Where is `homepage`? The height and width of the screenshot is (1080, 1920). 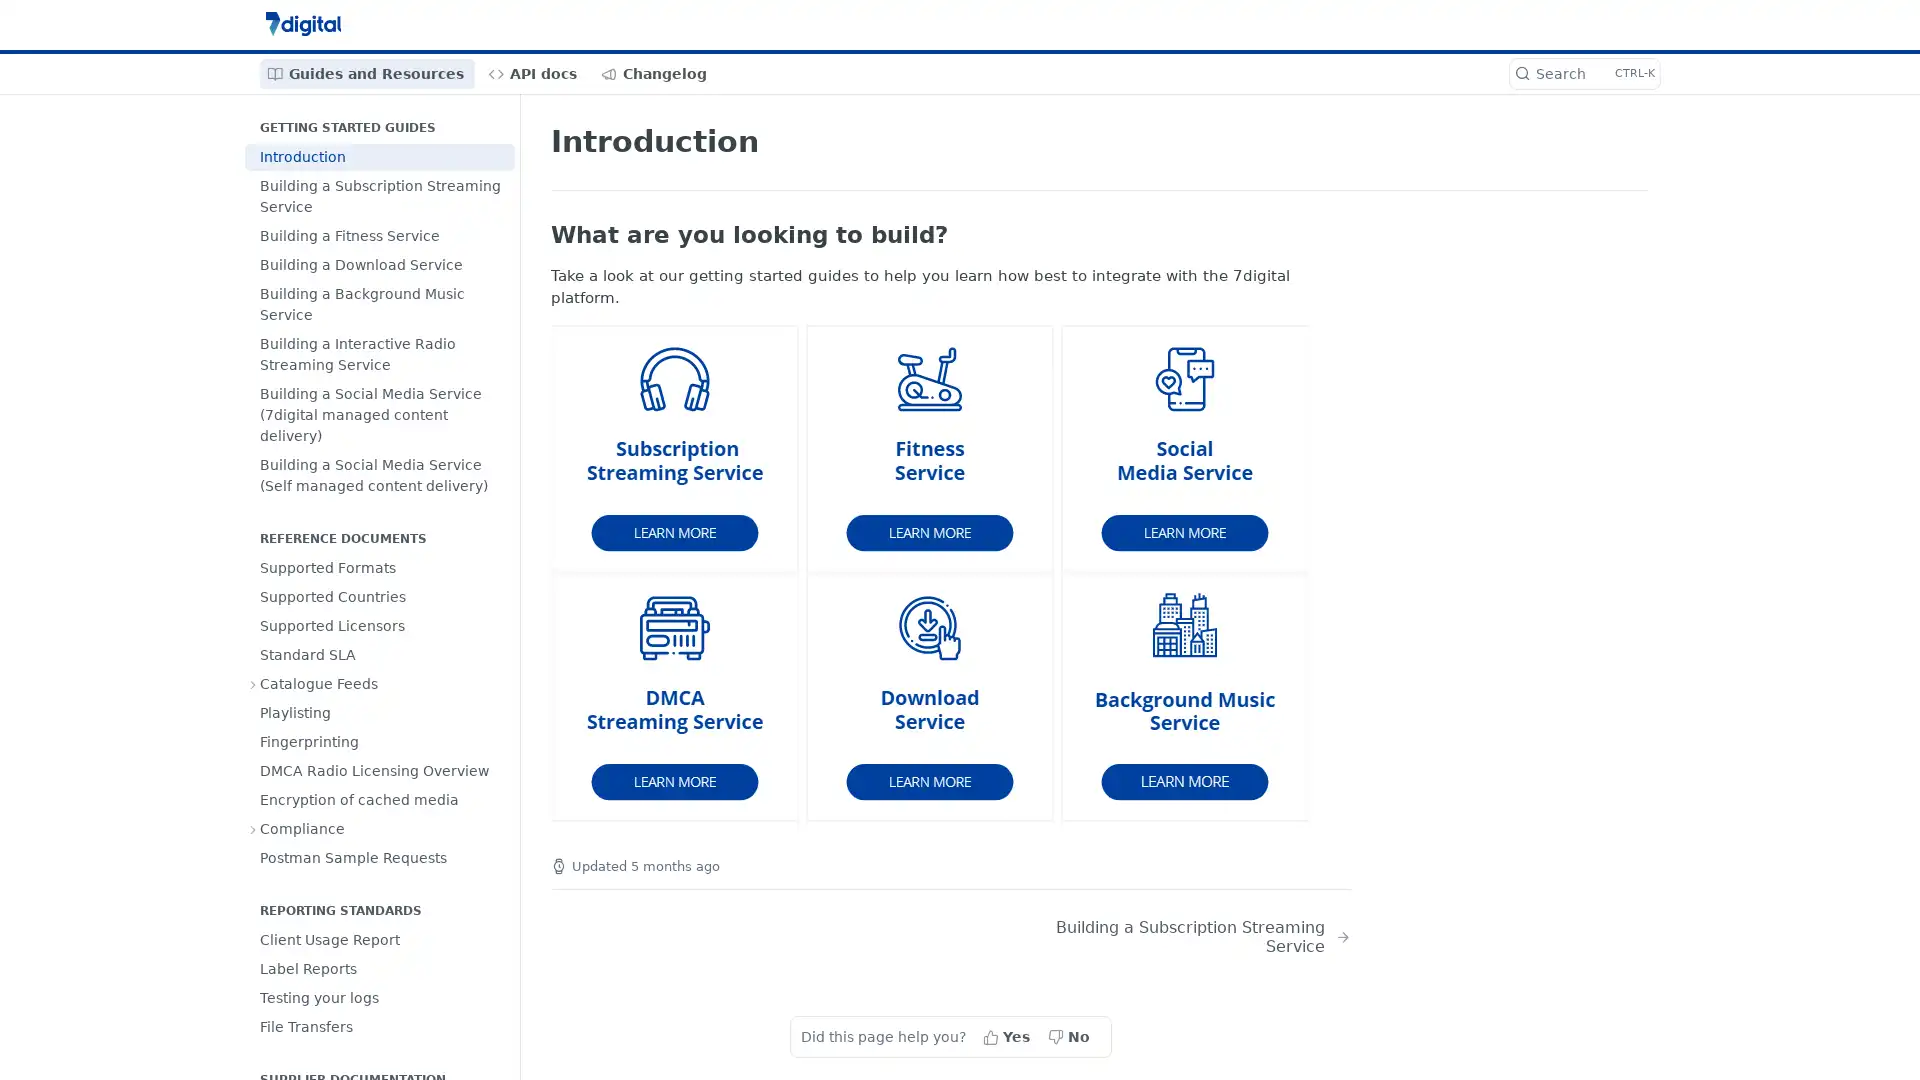 homepage is located at coordinates (930, 696).